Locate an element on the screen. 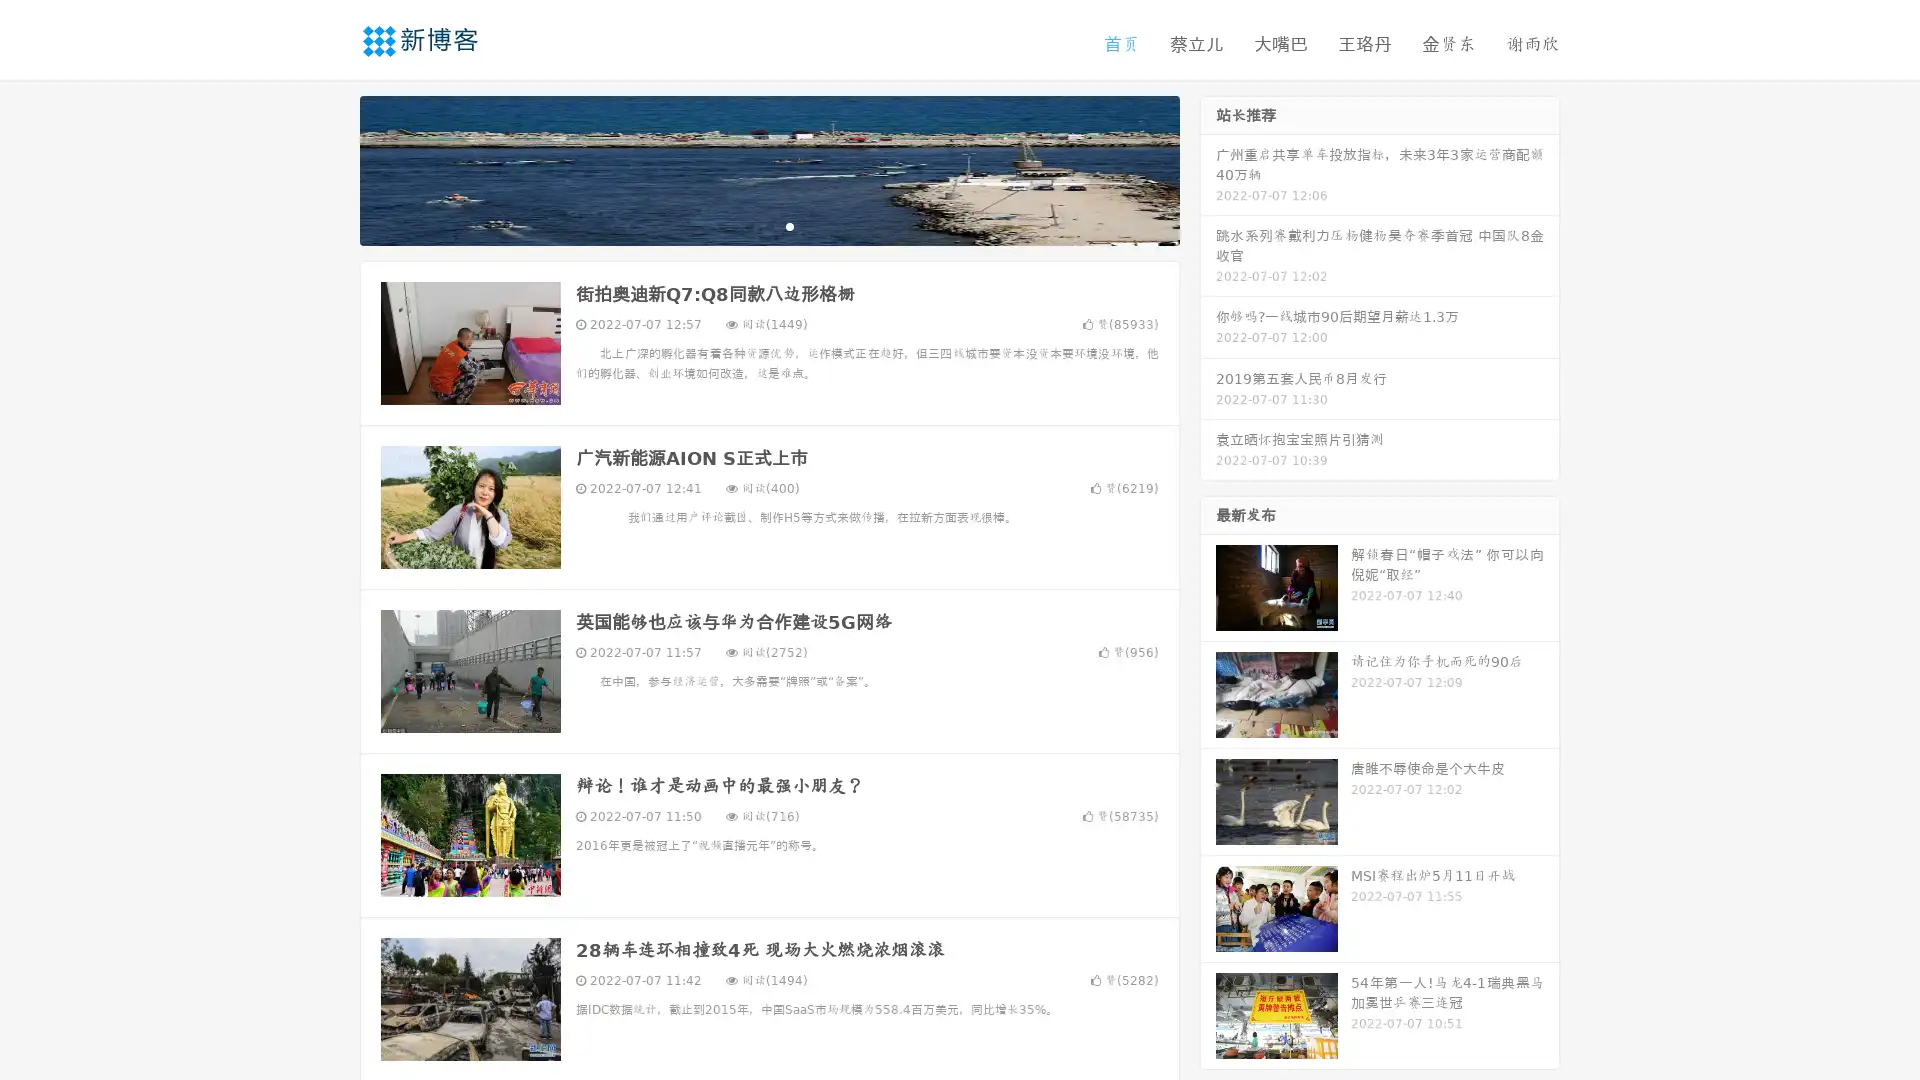 The height and width of the screenshot is (1080, 1920). Previous slide is located at coordinates (330, 168).